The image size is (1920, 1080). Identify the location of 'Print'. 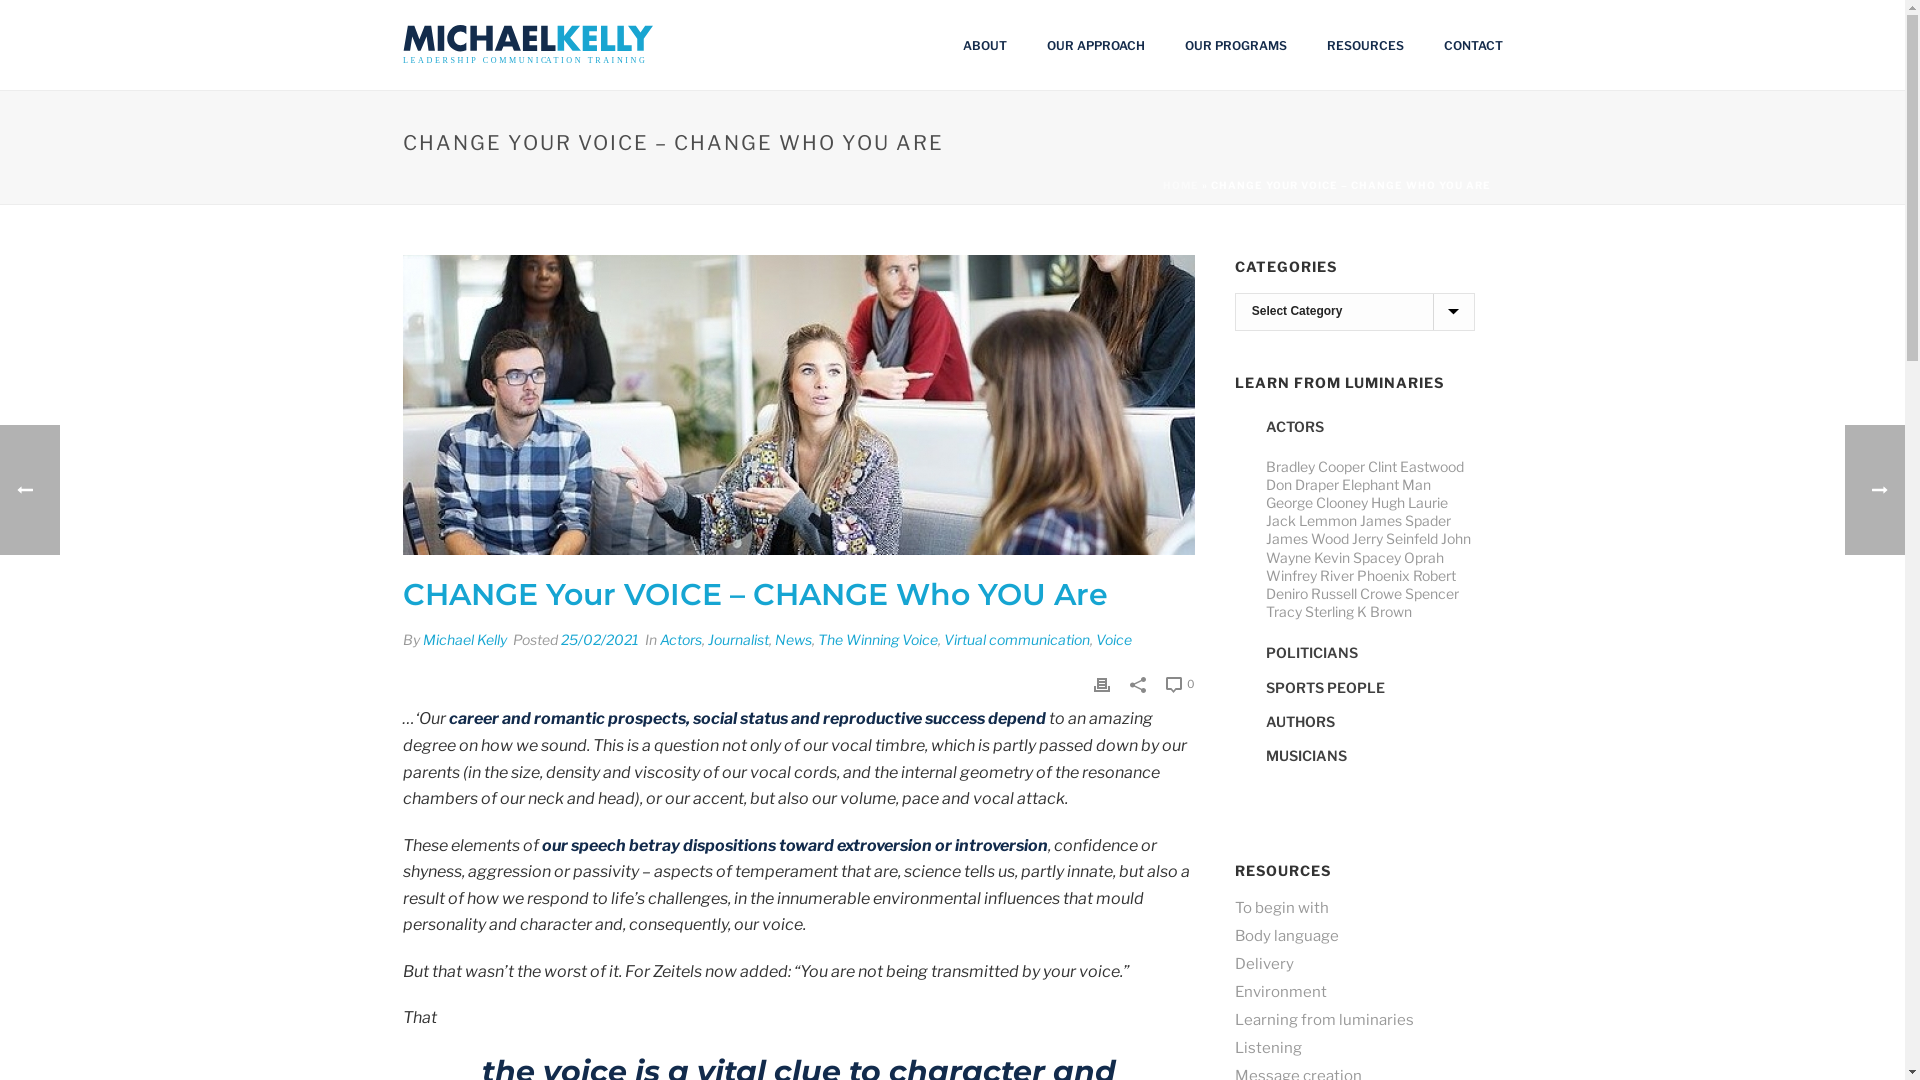
(1101, 681).